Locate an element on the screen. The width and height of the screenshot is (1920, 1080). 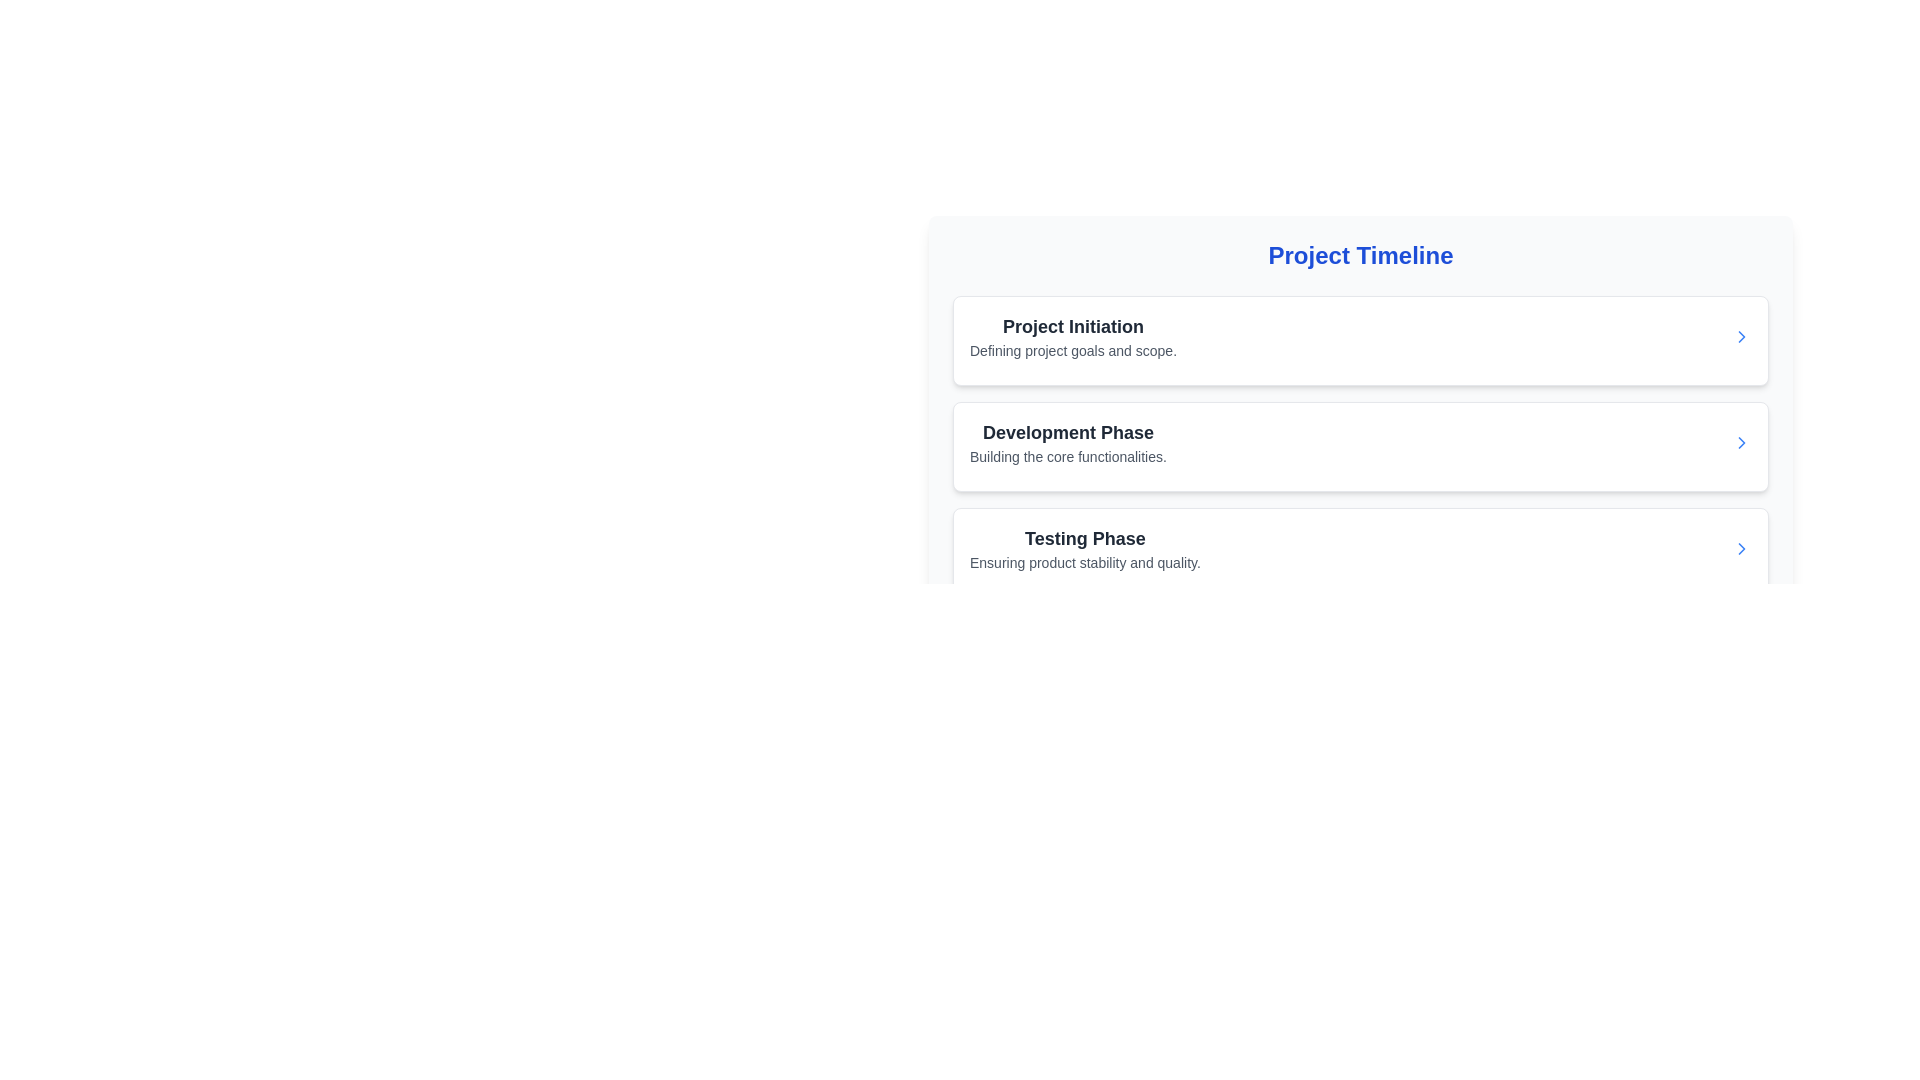
the text segment displaying 'Defining project goals and scope.' which is positioned below the title 'Project Initiation' in the 'Project Timeline' section is located at coordinates (1072, 350).